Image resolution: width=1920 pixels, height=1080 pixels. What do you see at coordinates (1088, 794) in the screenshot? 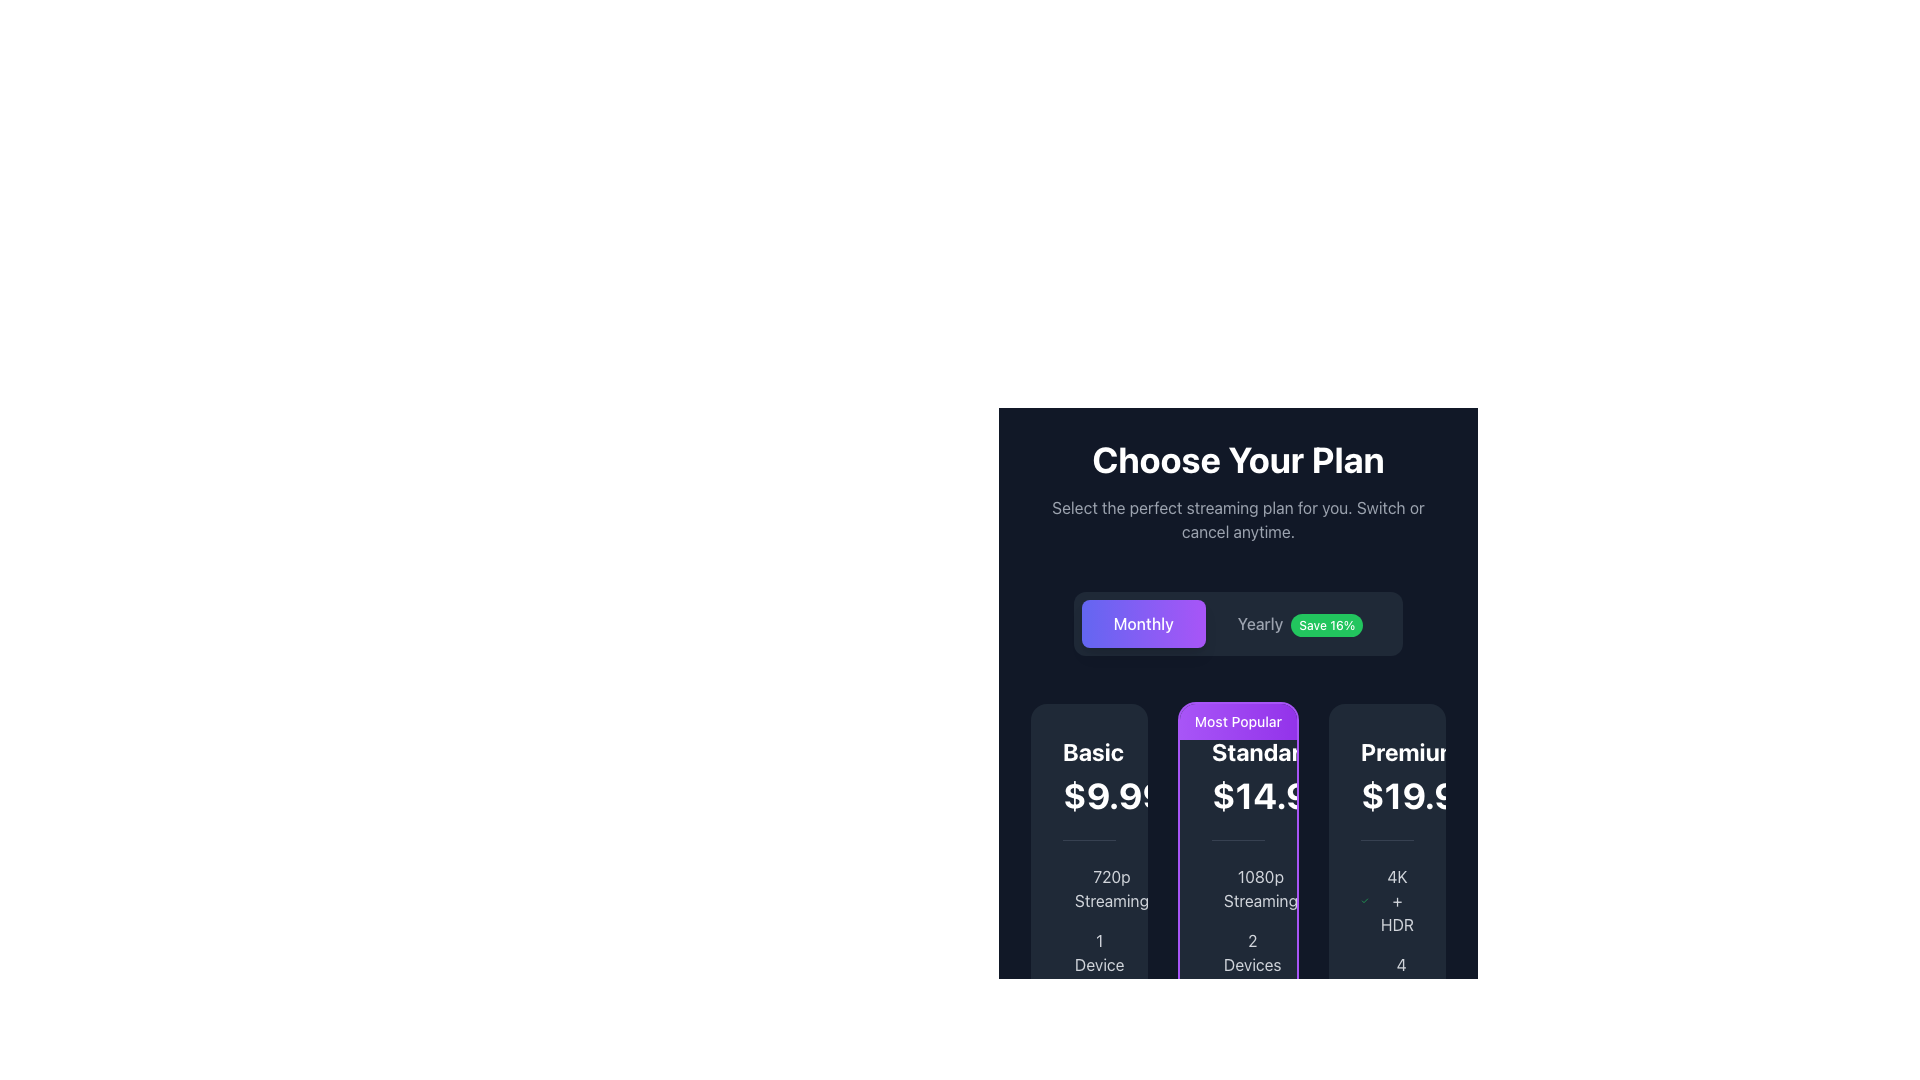
I see `the static text element displaying the cost of the 'Basic' subscription plan, located under the 'Basic' label in the leftmost pricing plan card` at bounding box center [1088, 794].